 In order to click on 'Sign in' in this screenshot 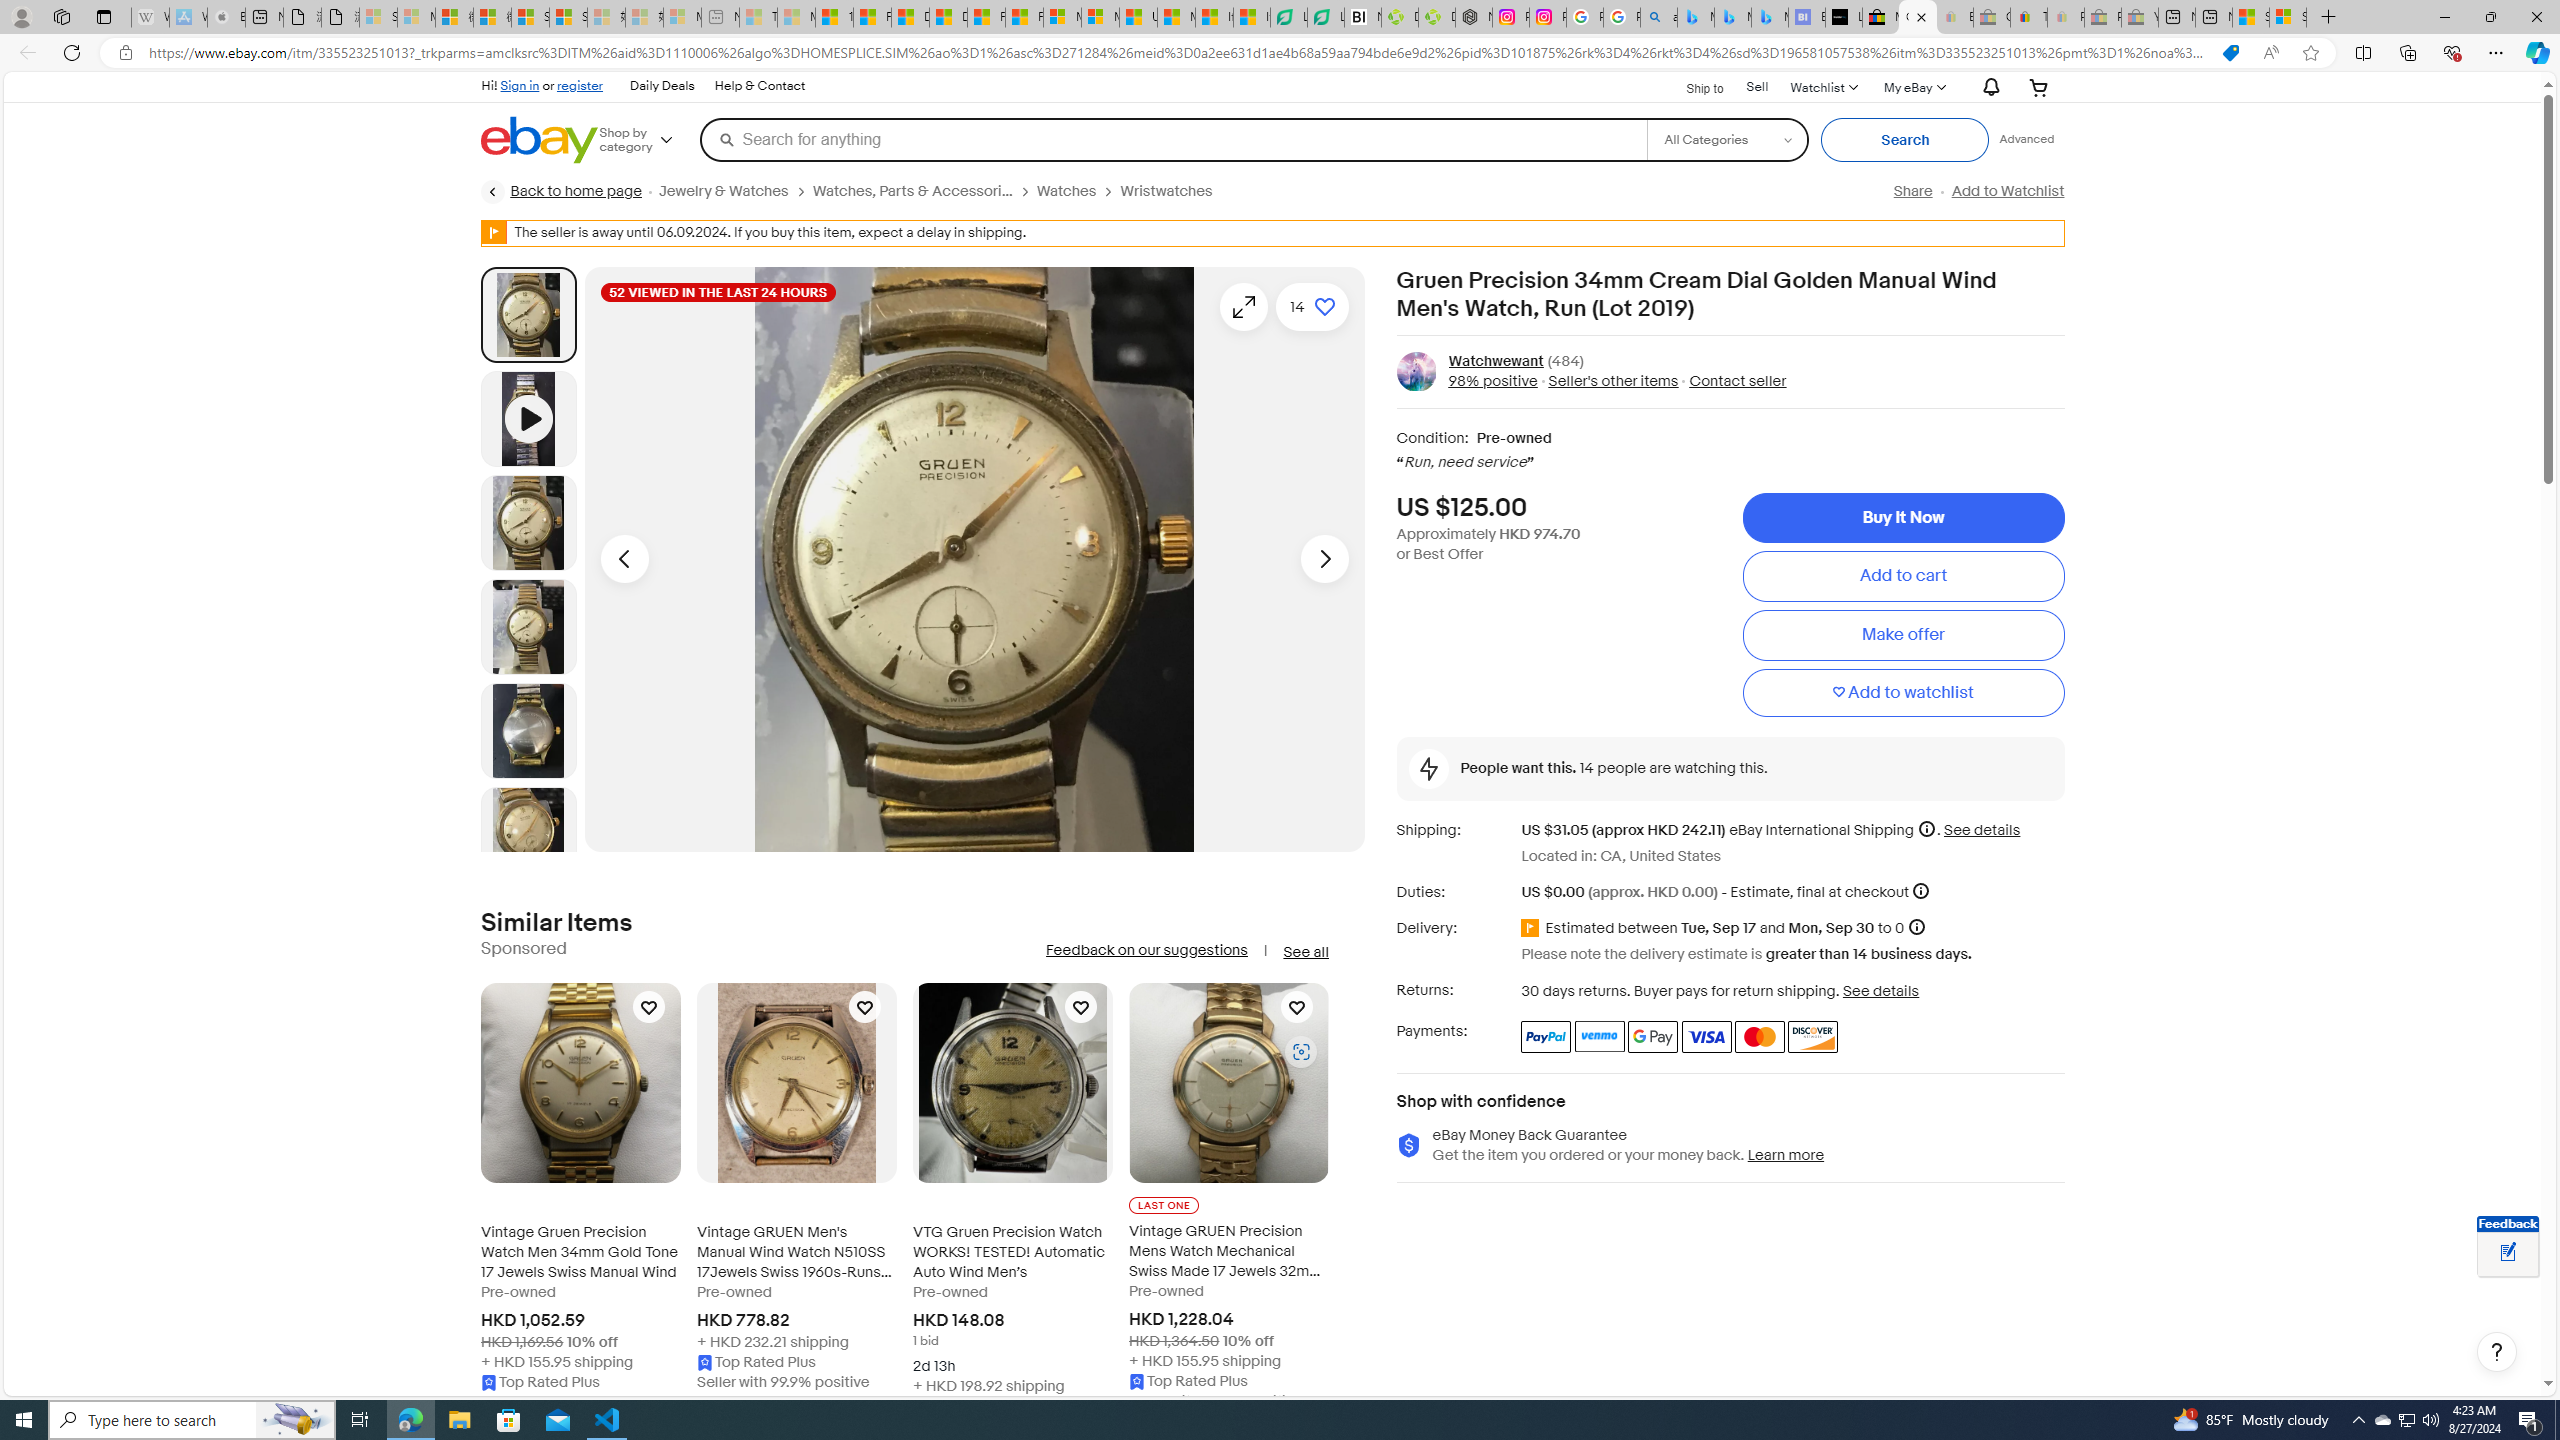, I will do `click(518, 84)`.